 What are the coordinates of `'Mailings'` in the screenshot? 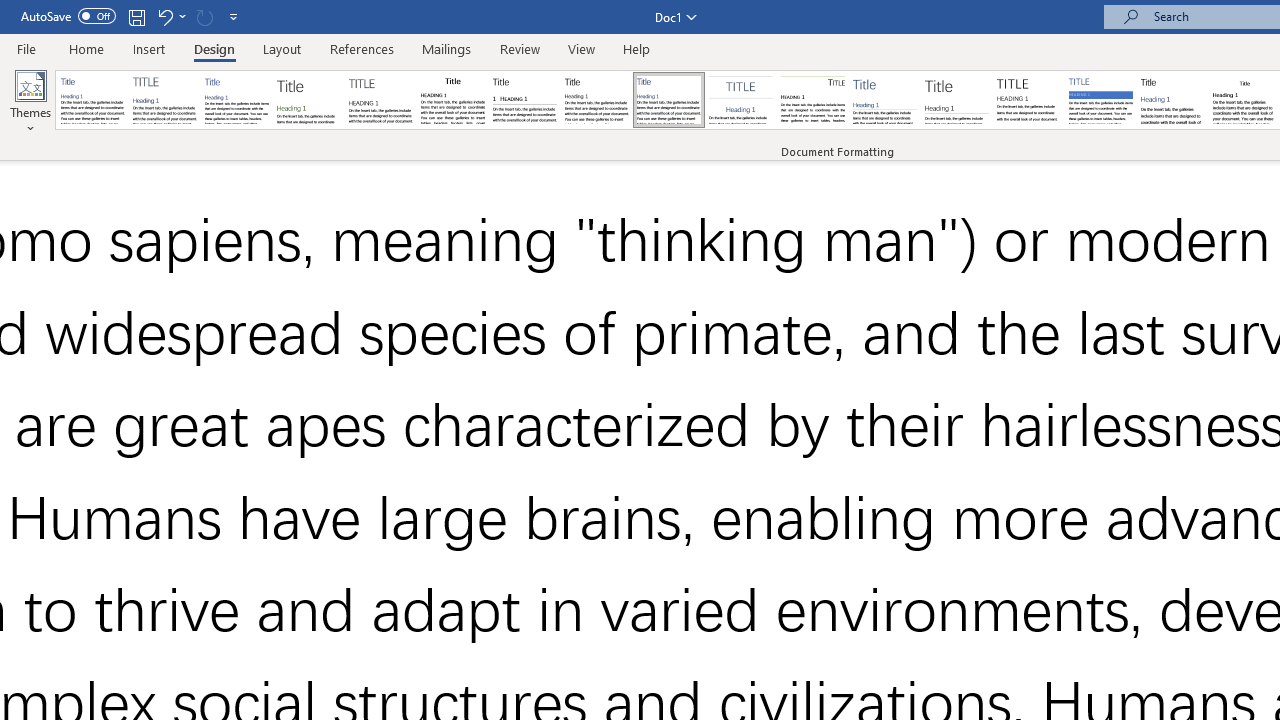 It's located at (446, 48).